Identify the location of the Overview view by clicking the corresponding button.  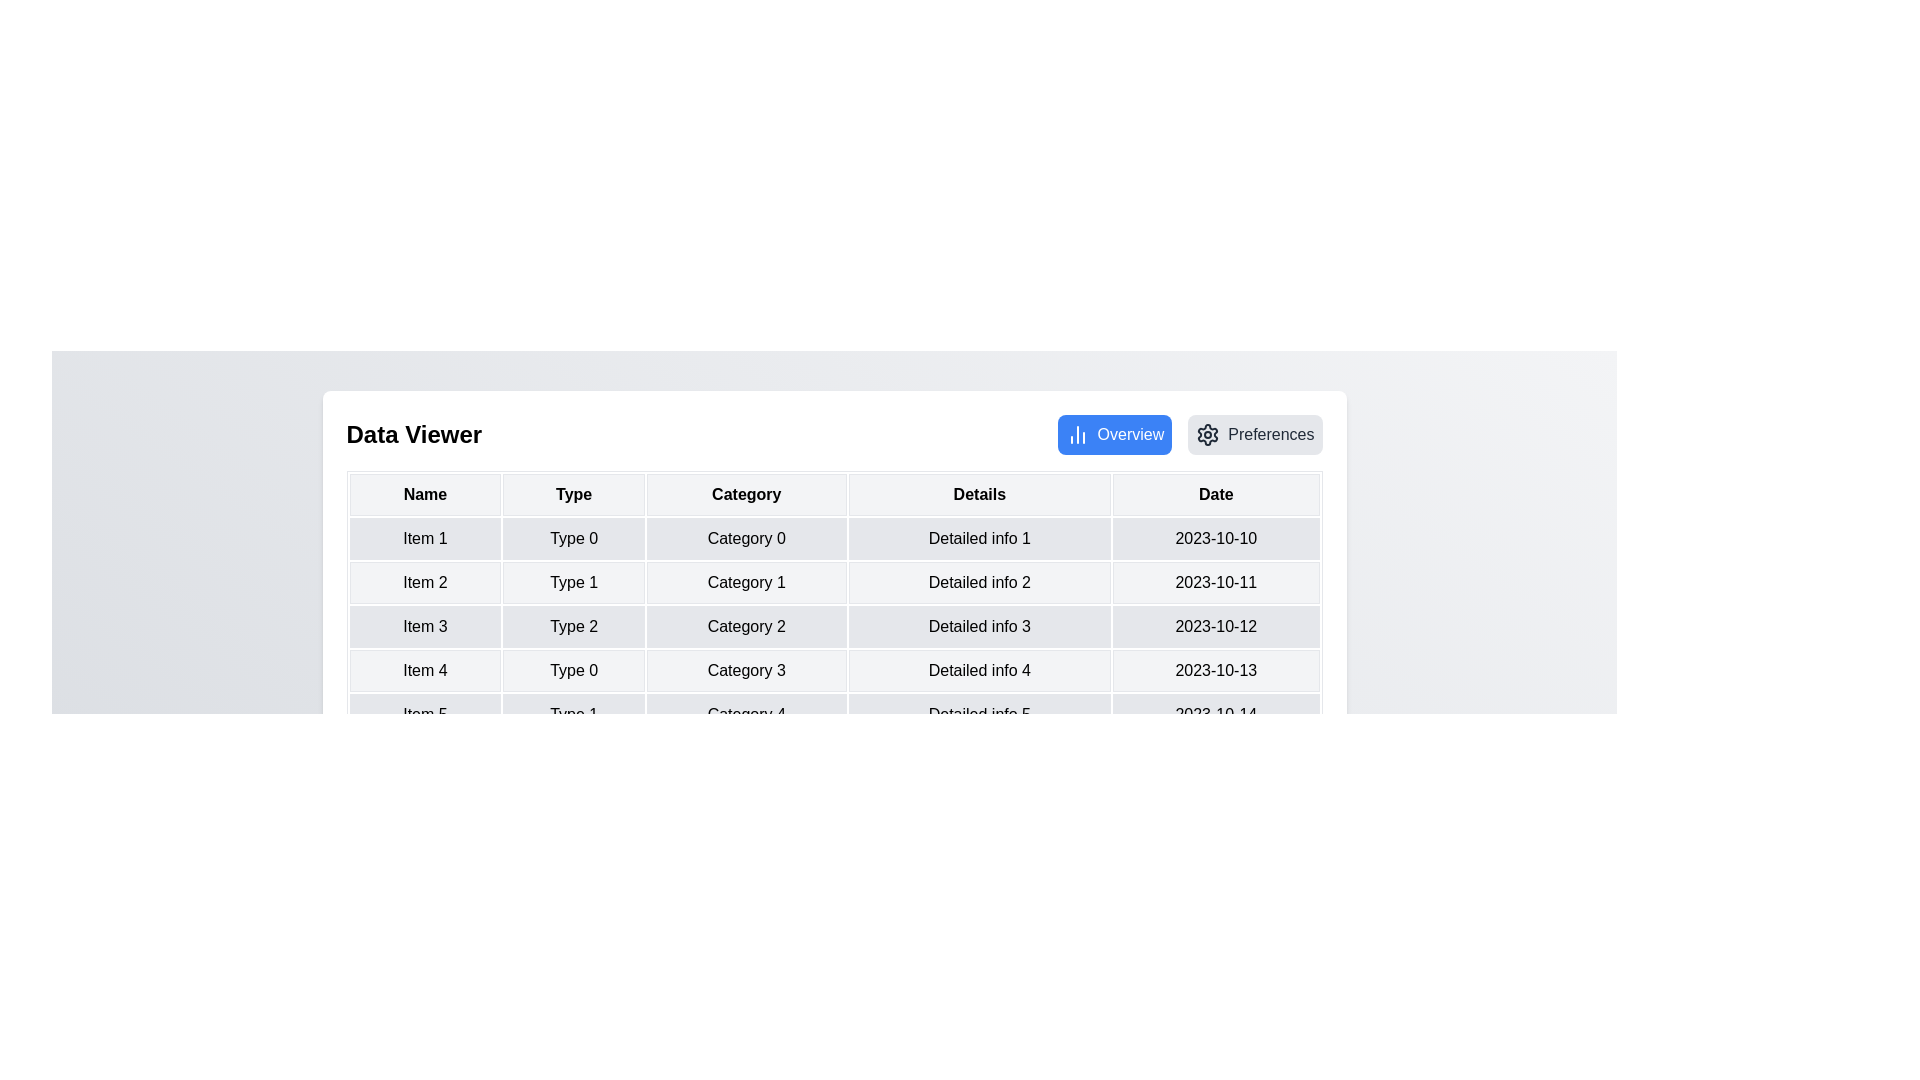
(1113, 434).